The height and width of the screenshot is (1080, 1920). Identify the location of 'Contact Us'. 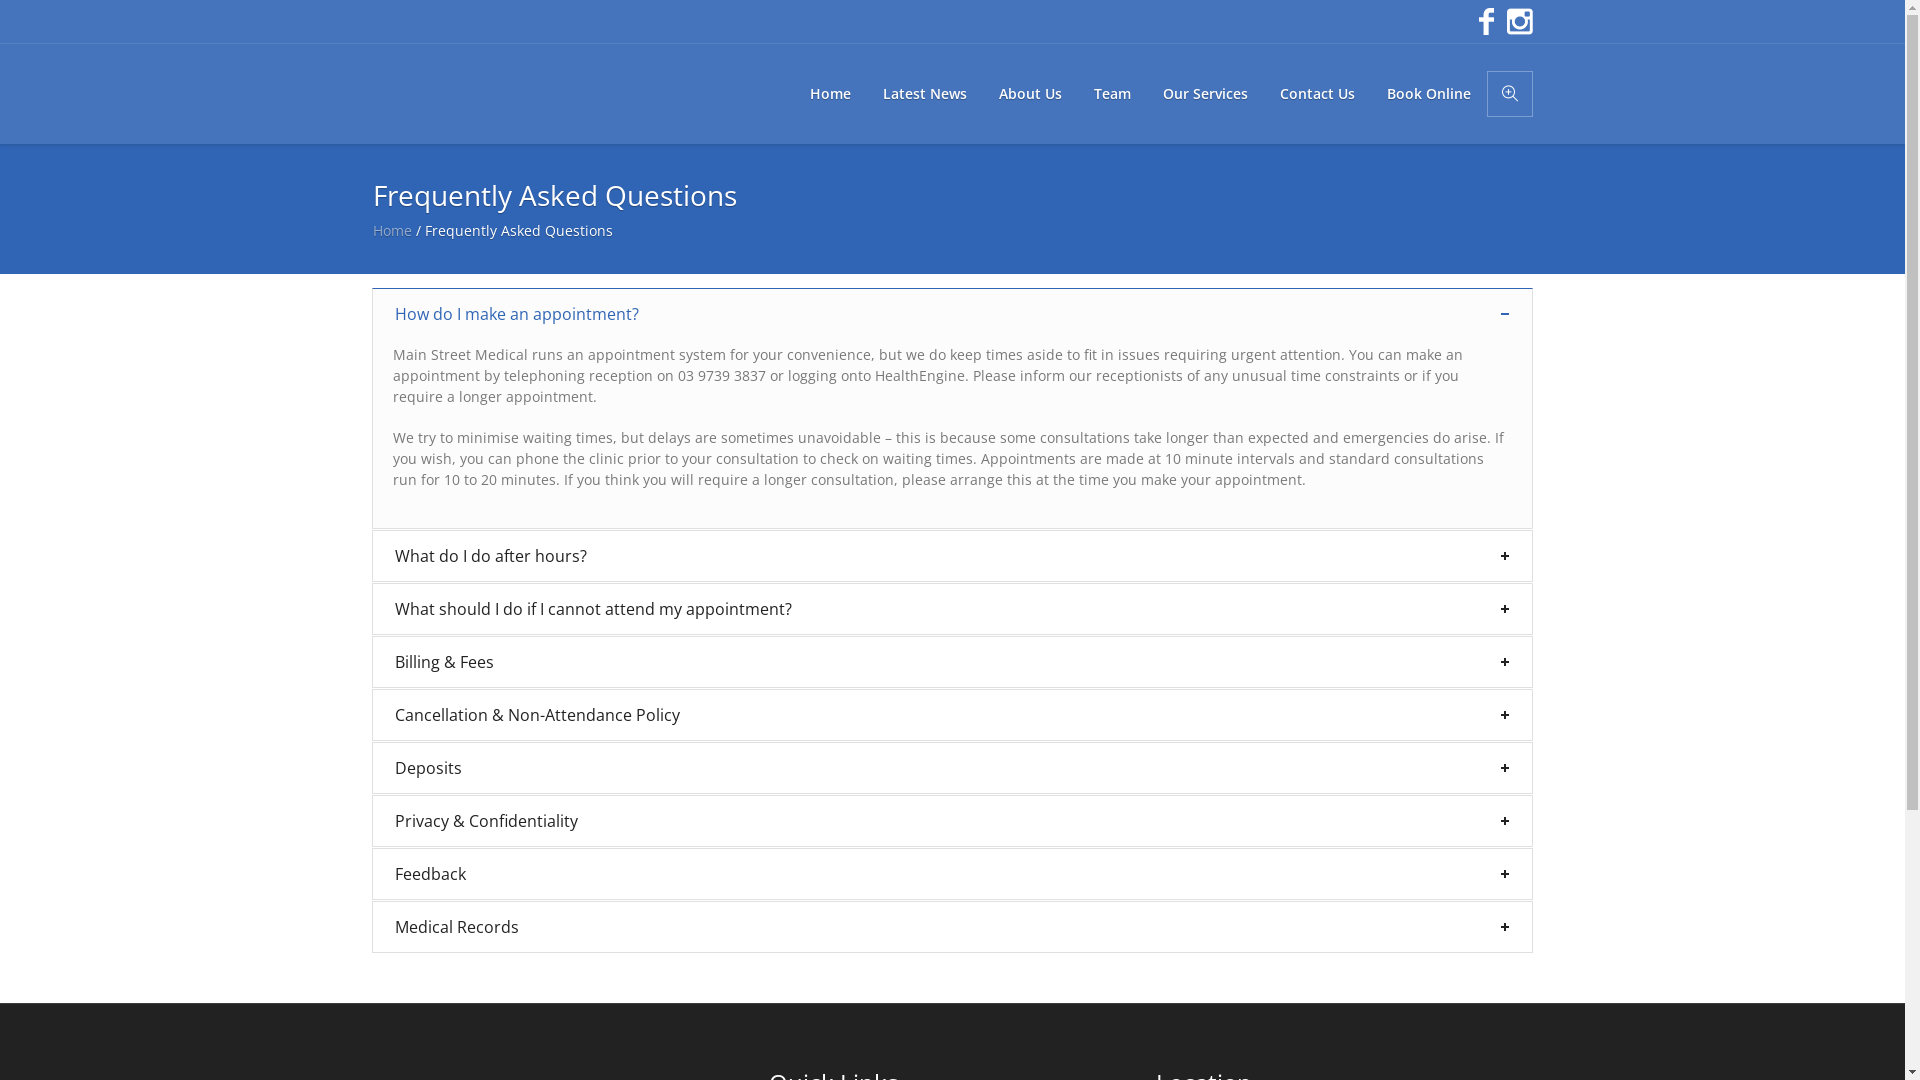
(1317, 93).